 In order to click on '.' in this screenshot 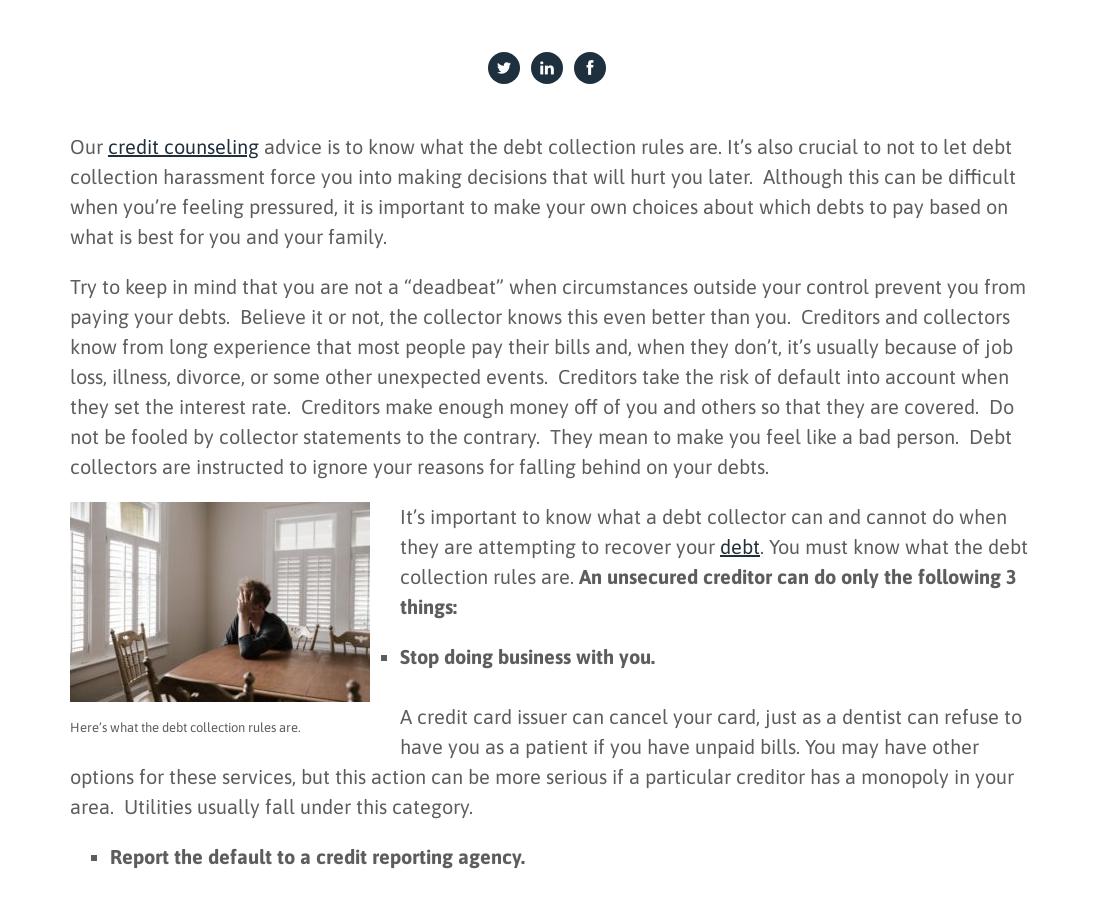, I will do `click(90, 812)`.